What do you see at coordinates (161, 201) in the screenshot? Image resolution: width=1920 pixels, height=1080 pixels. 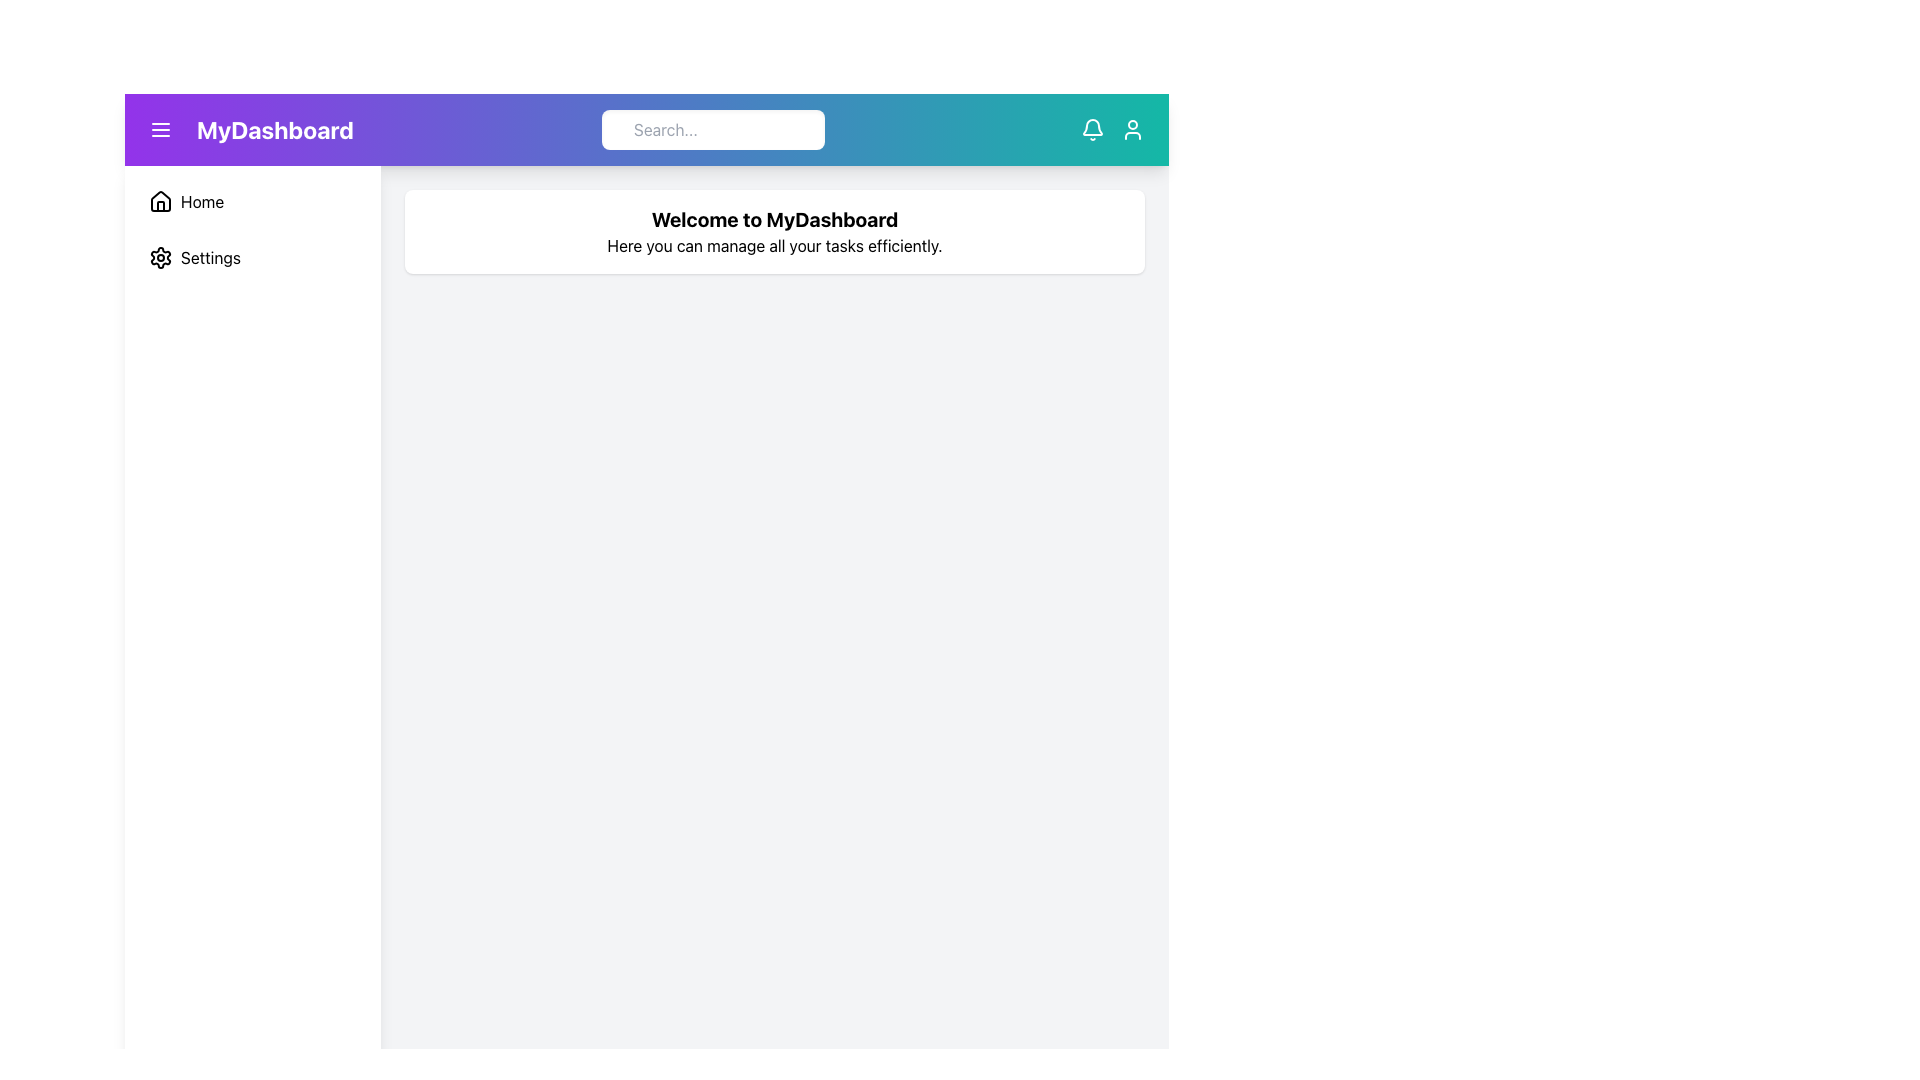 I see `the house-shaped icon located in the navigation panel next to the 'Home' text` at bounding box center [161, 201].